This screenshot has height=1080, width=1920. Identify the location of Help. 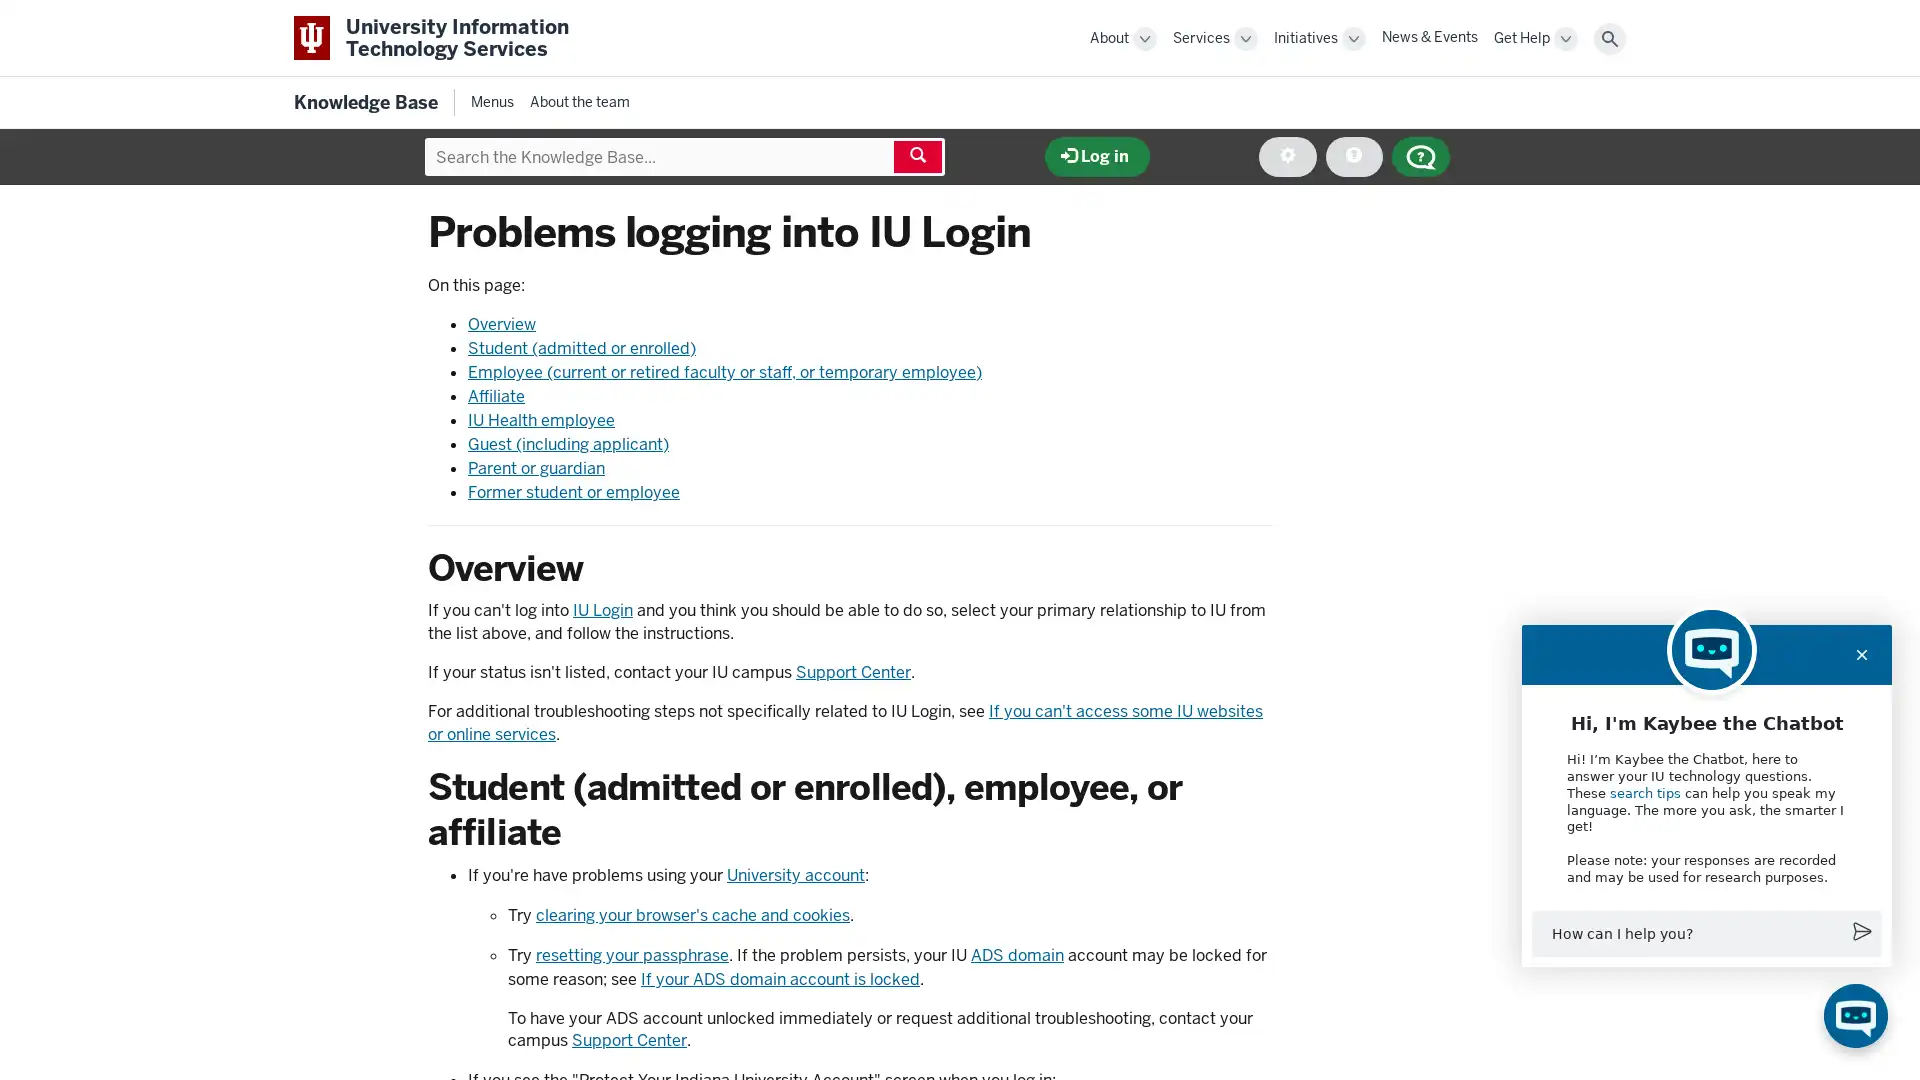
(1353, 156).